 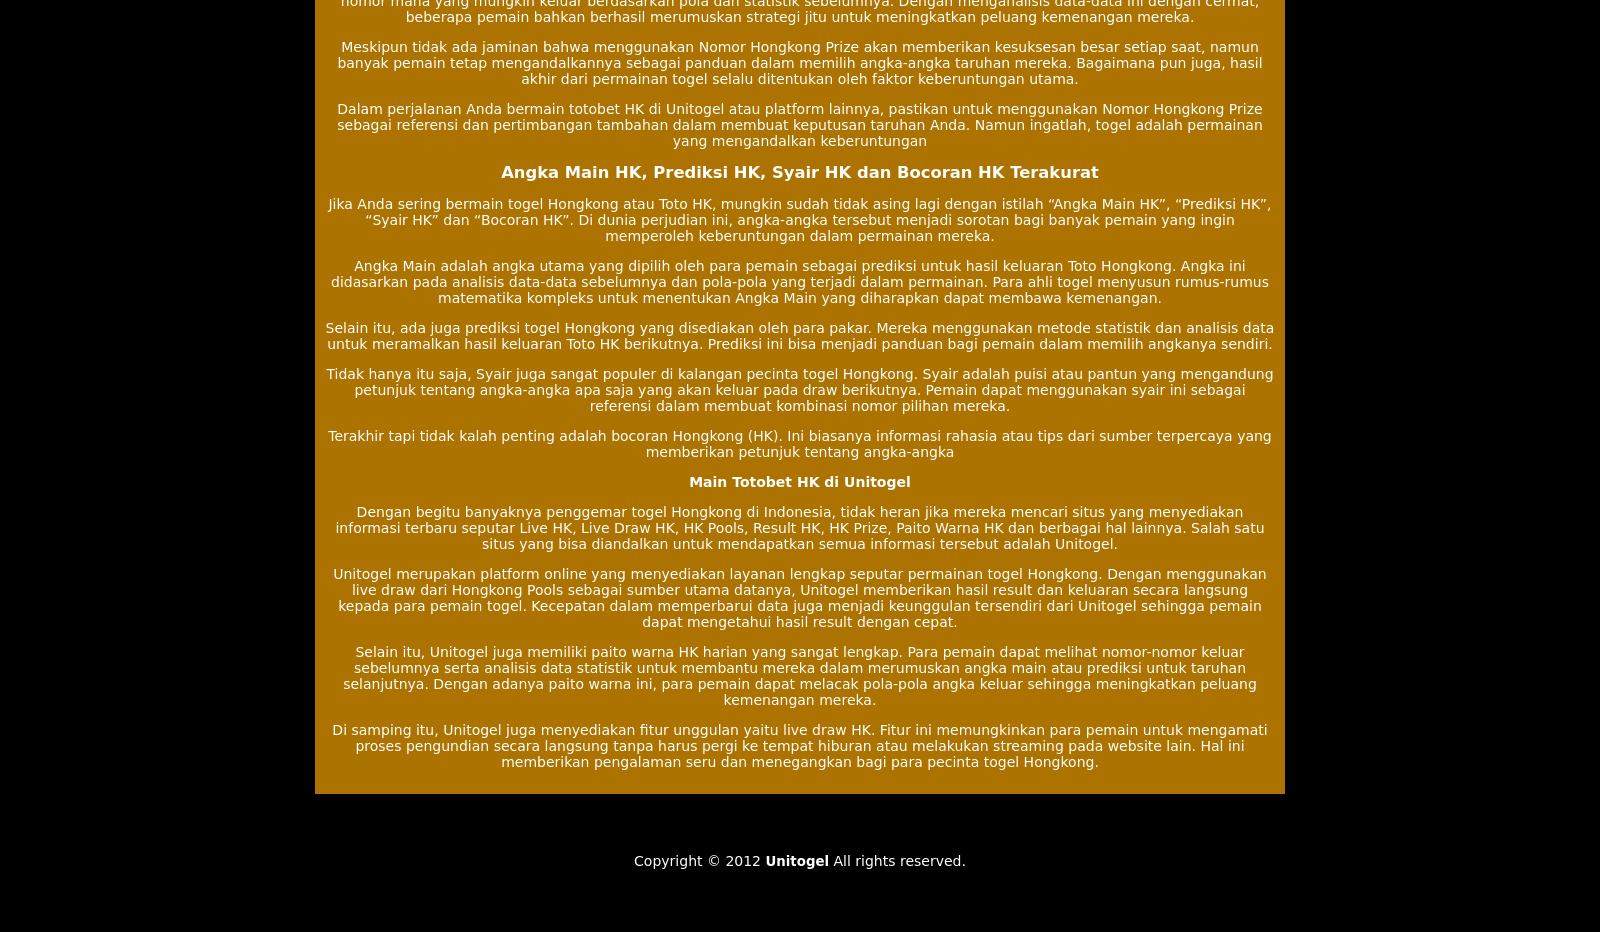 I want to click on 'Unitogel merupakan platform online yang menyediakan layanan lengkap seputar permainan togel Hongkong. Dengan menggunakan live draw dari Hongkong Pools sebagai sumber utama datanya, Unitogel memberikan hasil result dan keluaran secara langsung kepada para pemain togel. Kecepatan dalam memperbarui data juga menjadi keunggulan tersendiri dari Unitogel sehingga pemain dapat mengetahui hasil result dengan cepat.', so click(x=799, y=596).